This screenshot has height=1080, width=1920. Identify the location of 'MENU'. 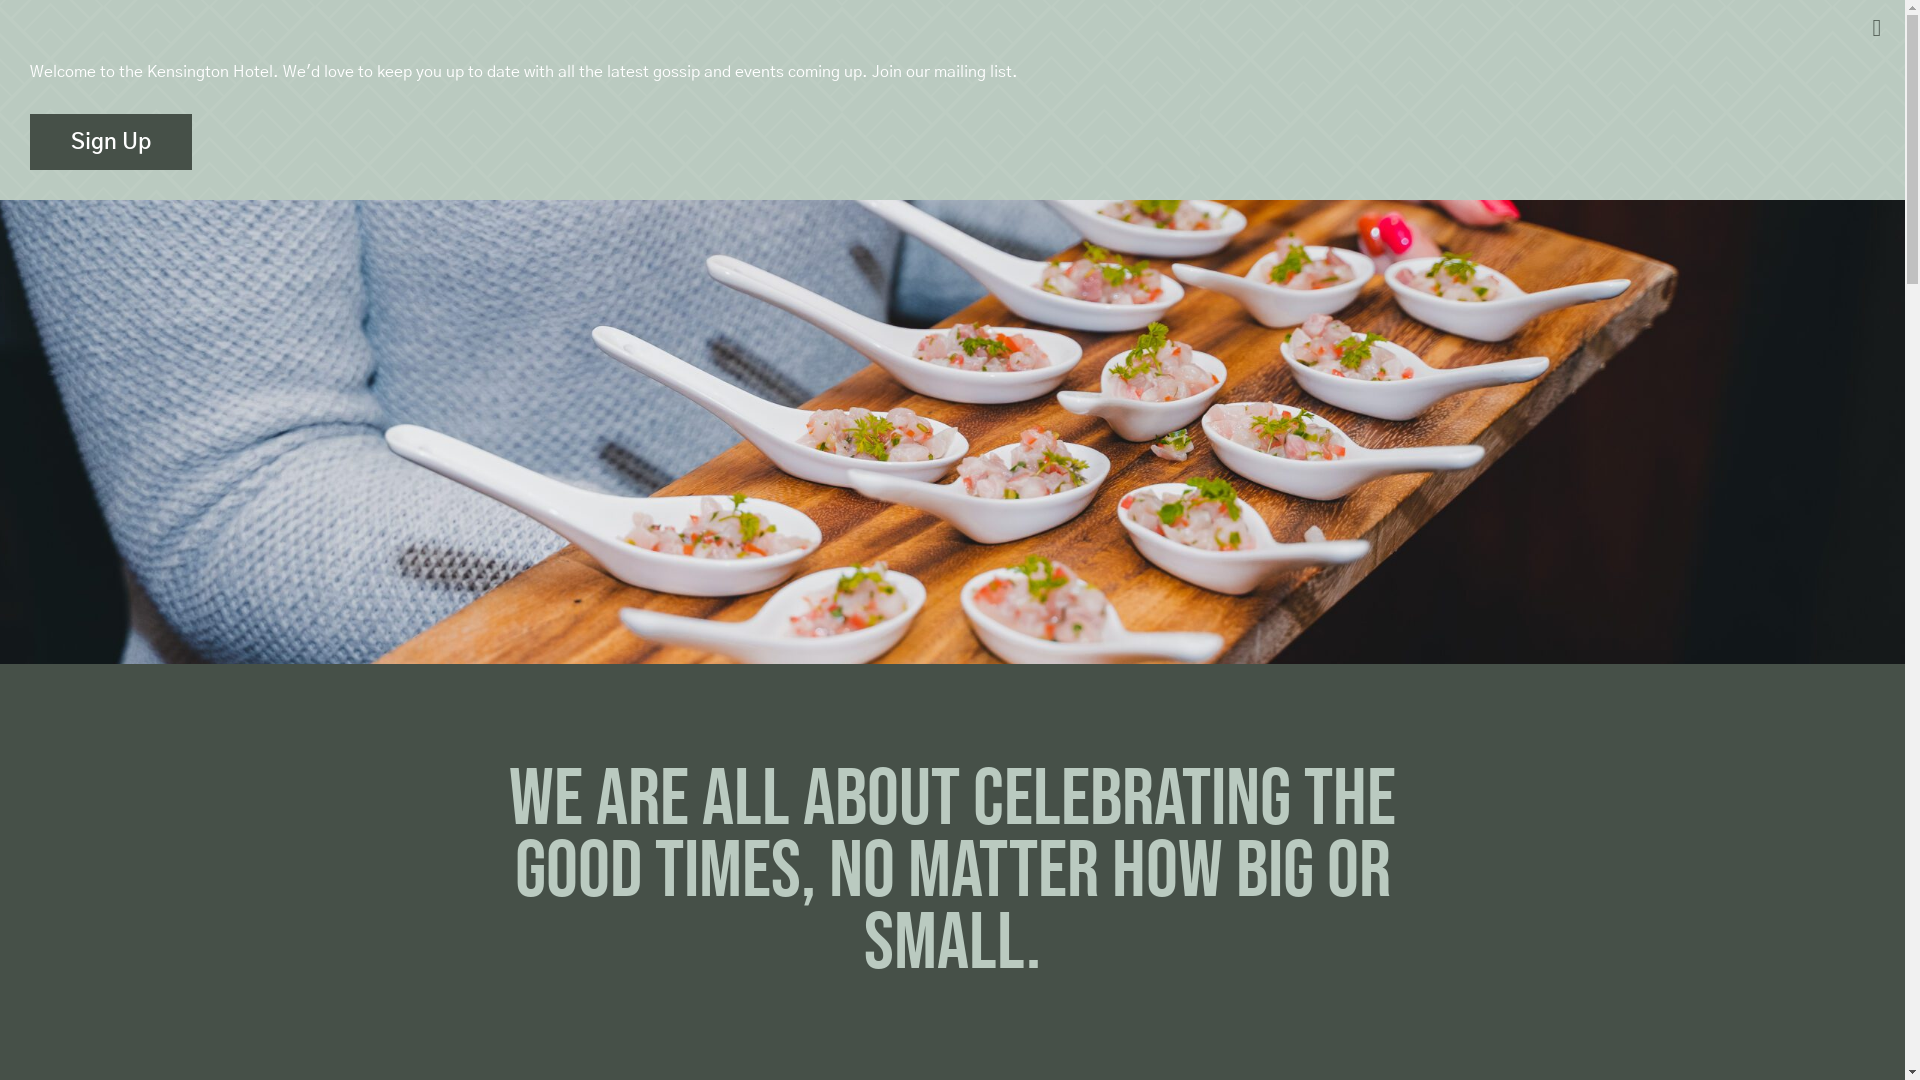
(59, 49).